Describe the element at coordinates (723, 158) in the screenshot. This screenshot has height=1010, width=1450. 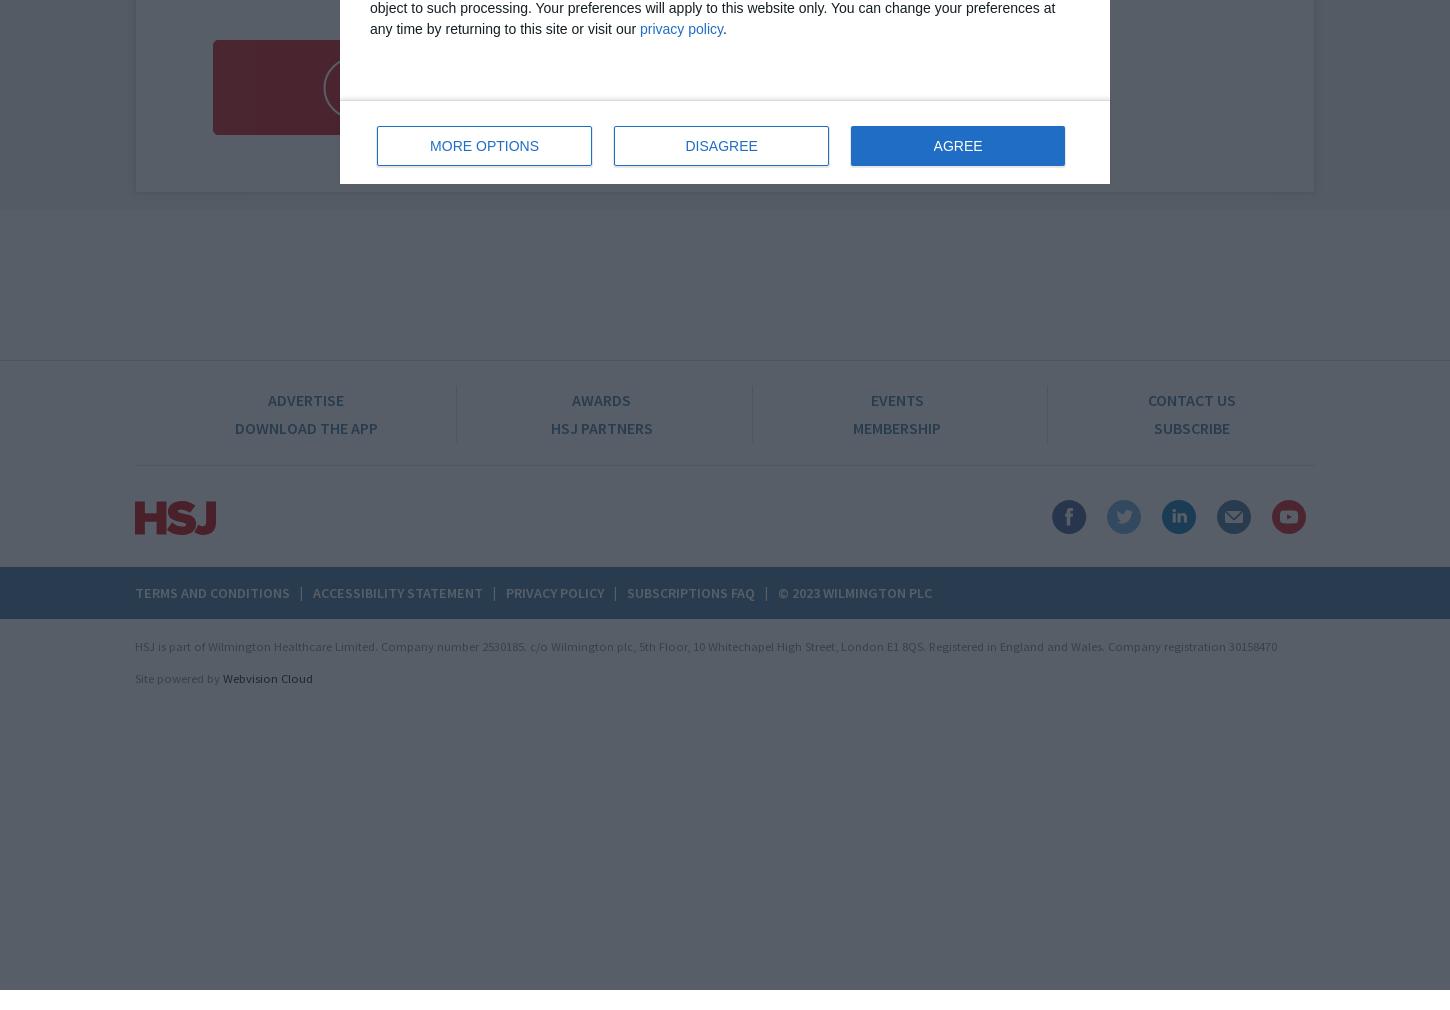
I see `'Sign into your account here'` at that location.